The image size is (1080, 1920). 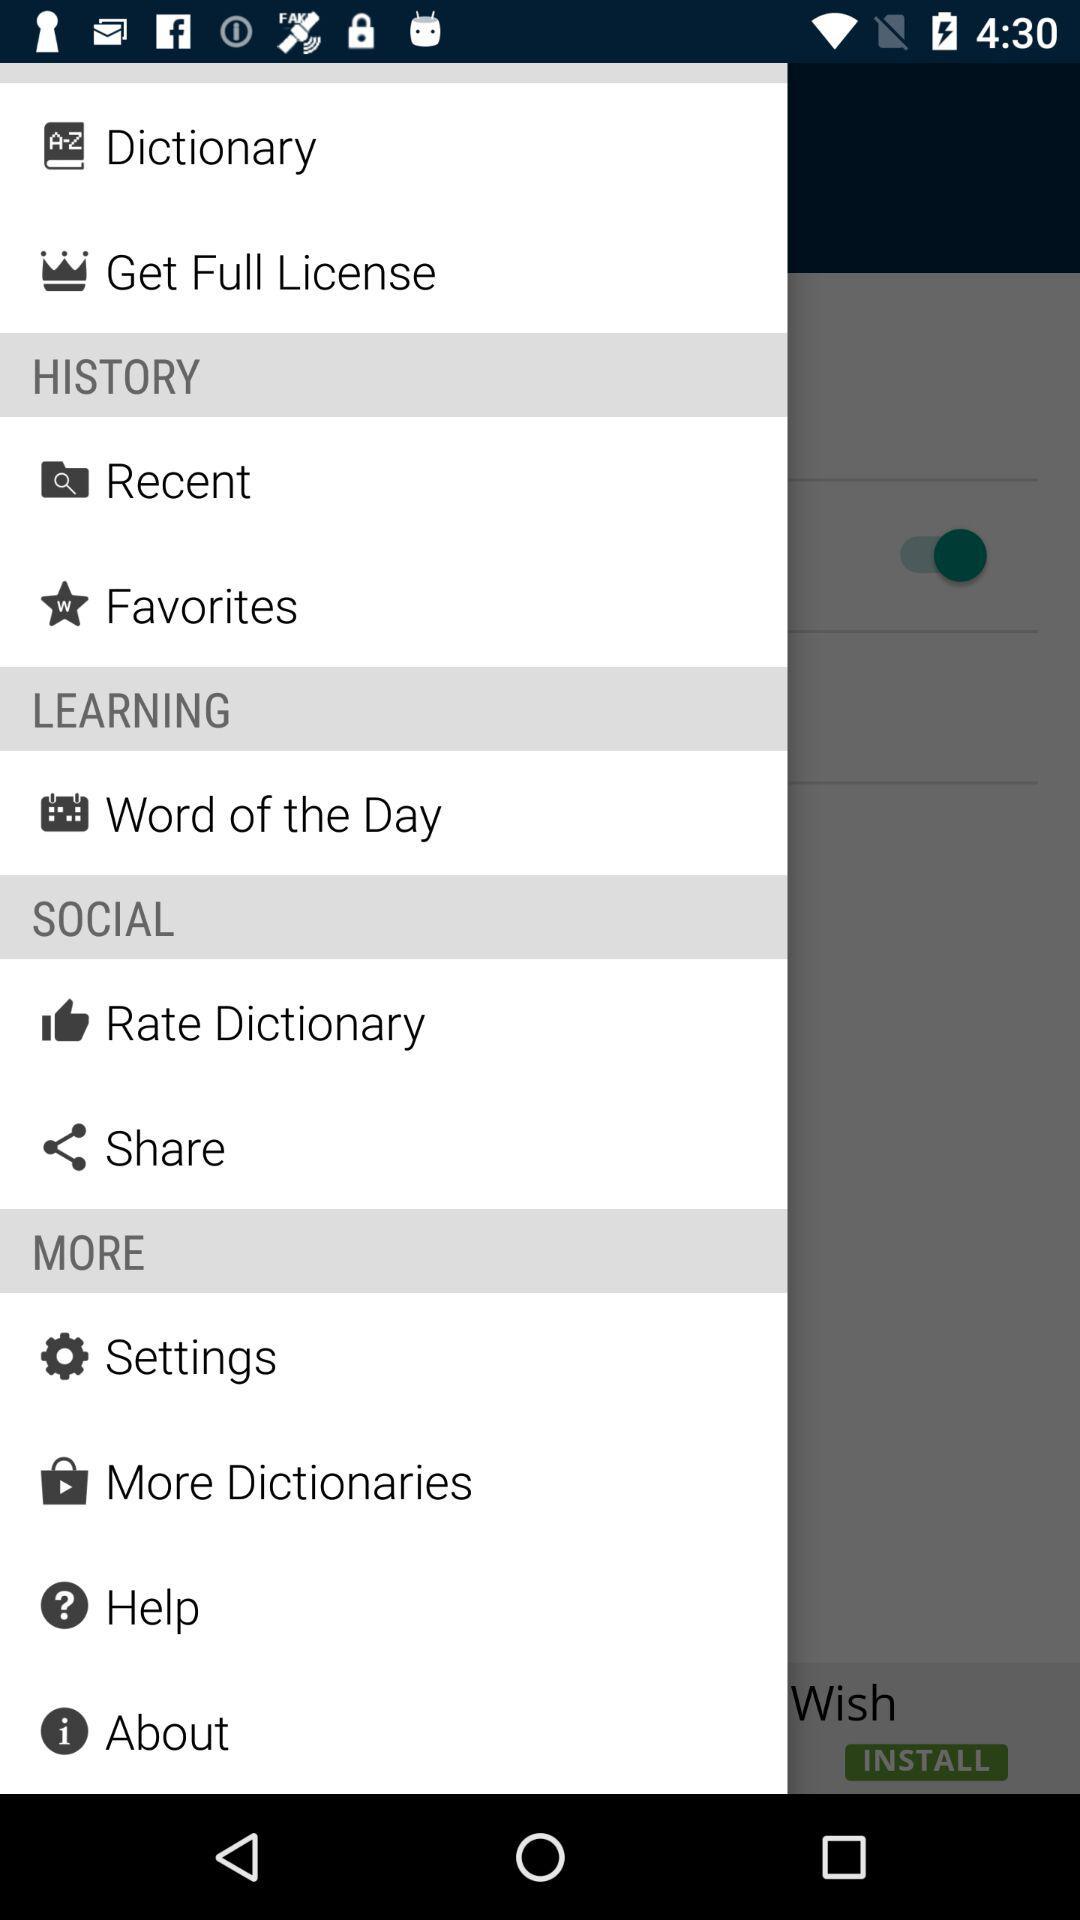 I want to click on the icon share, so click(x=64, y=1147).